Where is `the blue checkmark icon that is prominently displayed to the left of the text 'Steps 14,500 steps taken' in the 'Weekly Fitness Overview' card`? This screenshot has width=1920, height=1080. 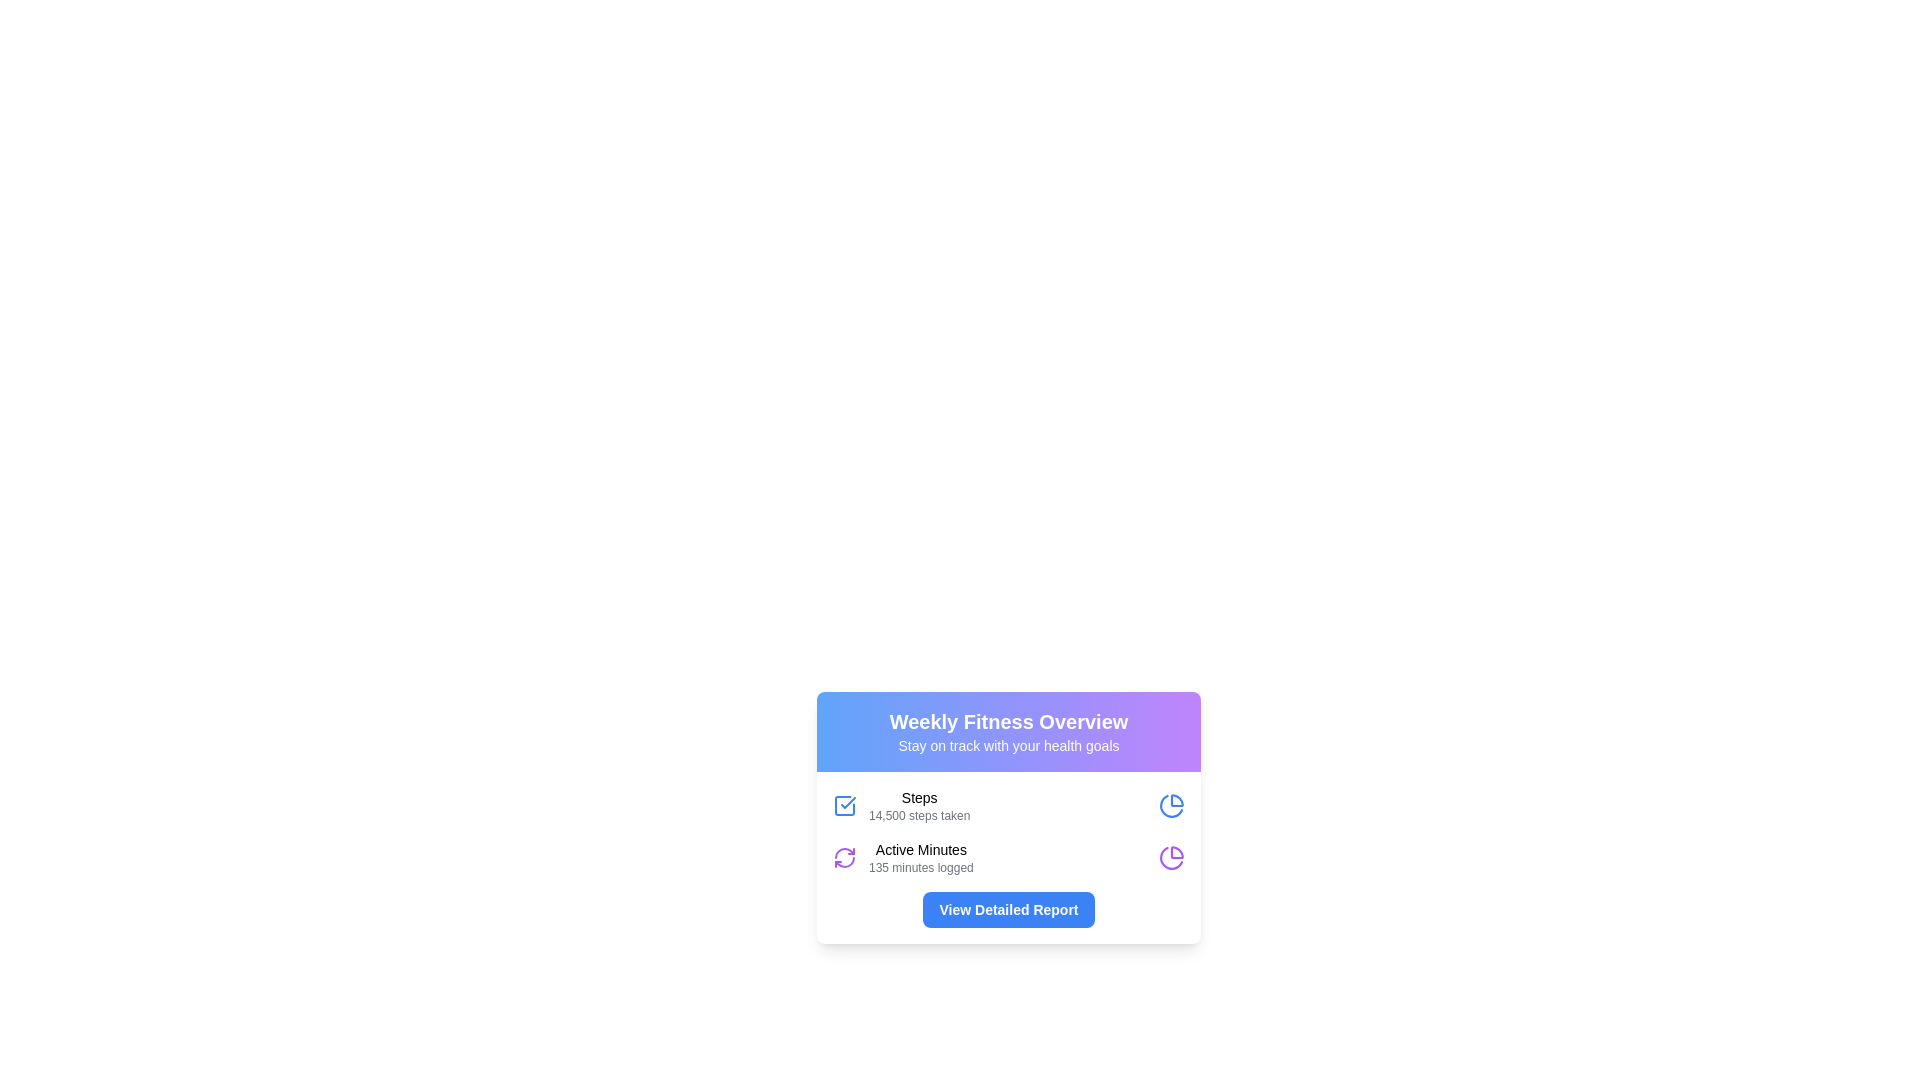
the blue checkmark icon that is prominently displayed to the left of the text 'Steps 14,500 steps taken' in the 'Weekly Fitness Overview' card is located at coordinates (844, 805).